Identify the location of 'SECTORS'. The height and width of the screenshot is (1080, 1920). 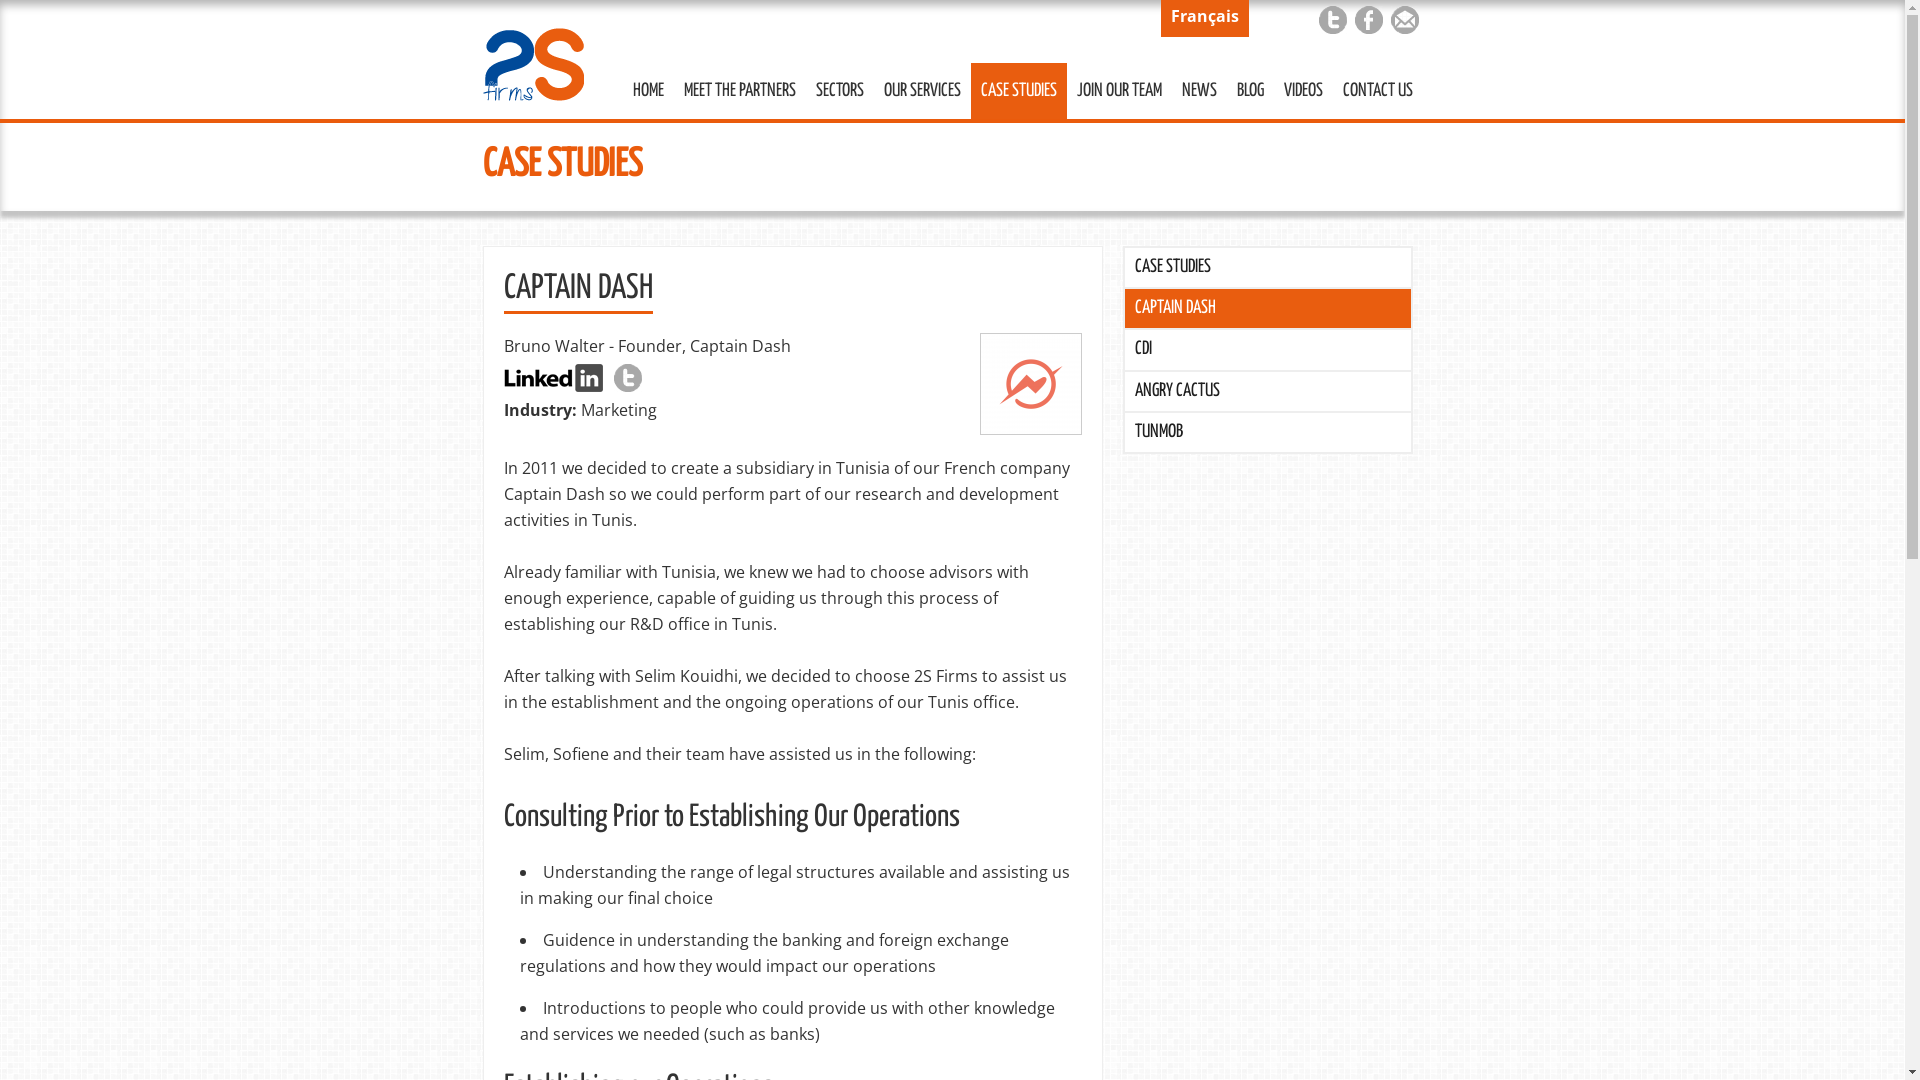
(840, 91).